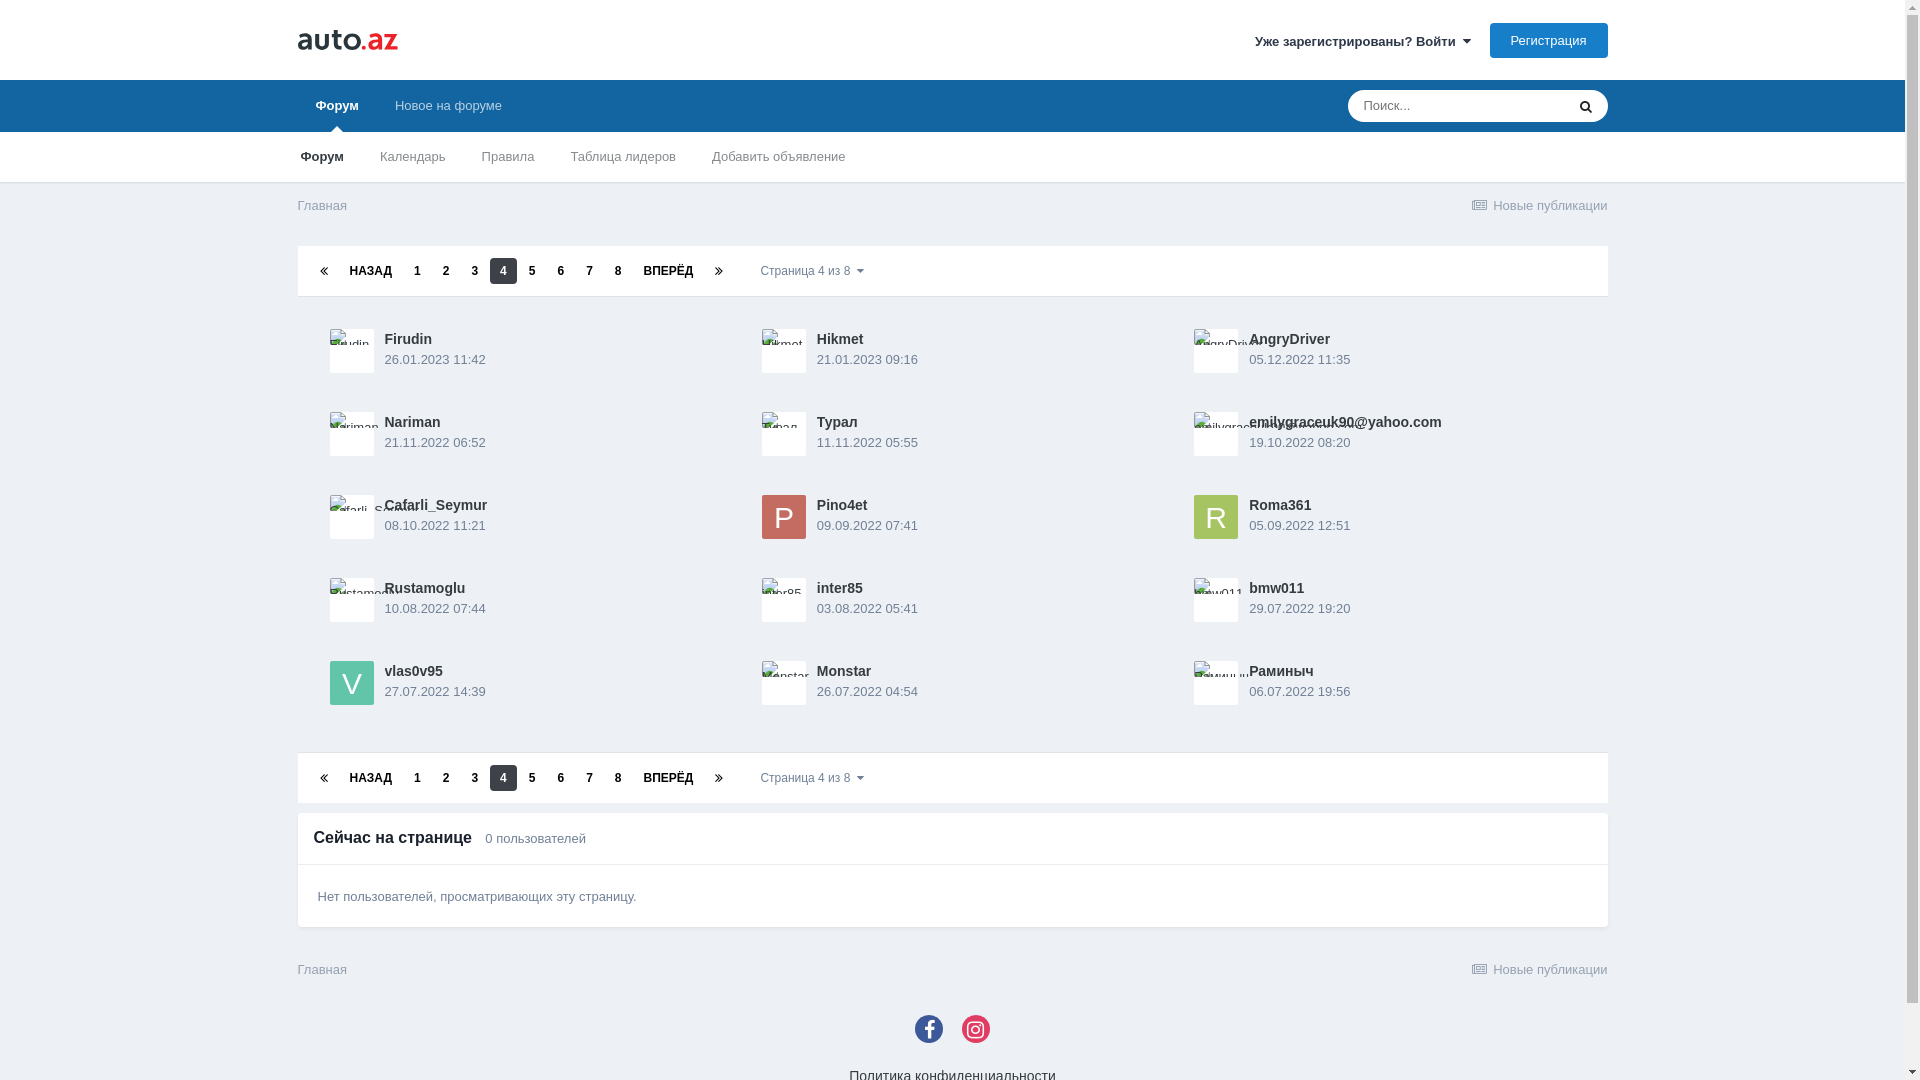 This screenshot has height=1080, width=1920. What do you see at coordinates (603, 775) in the screenshot?
I see `'8'` at bounding box center [603, 775].